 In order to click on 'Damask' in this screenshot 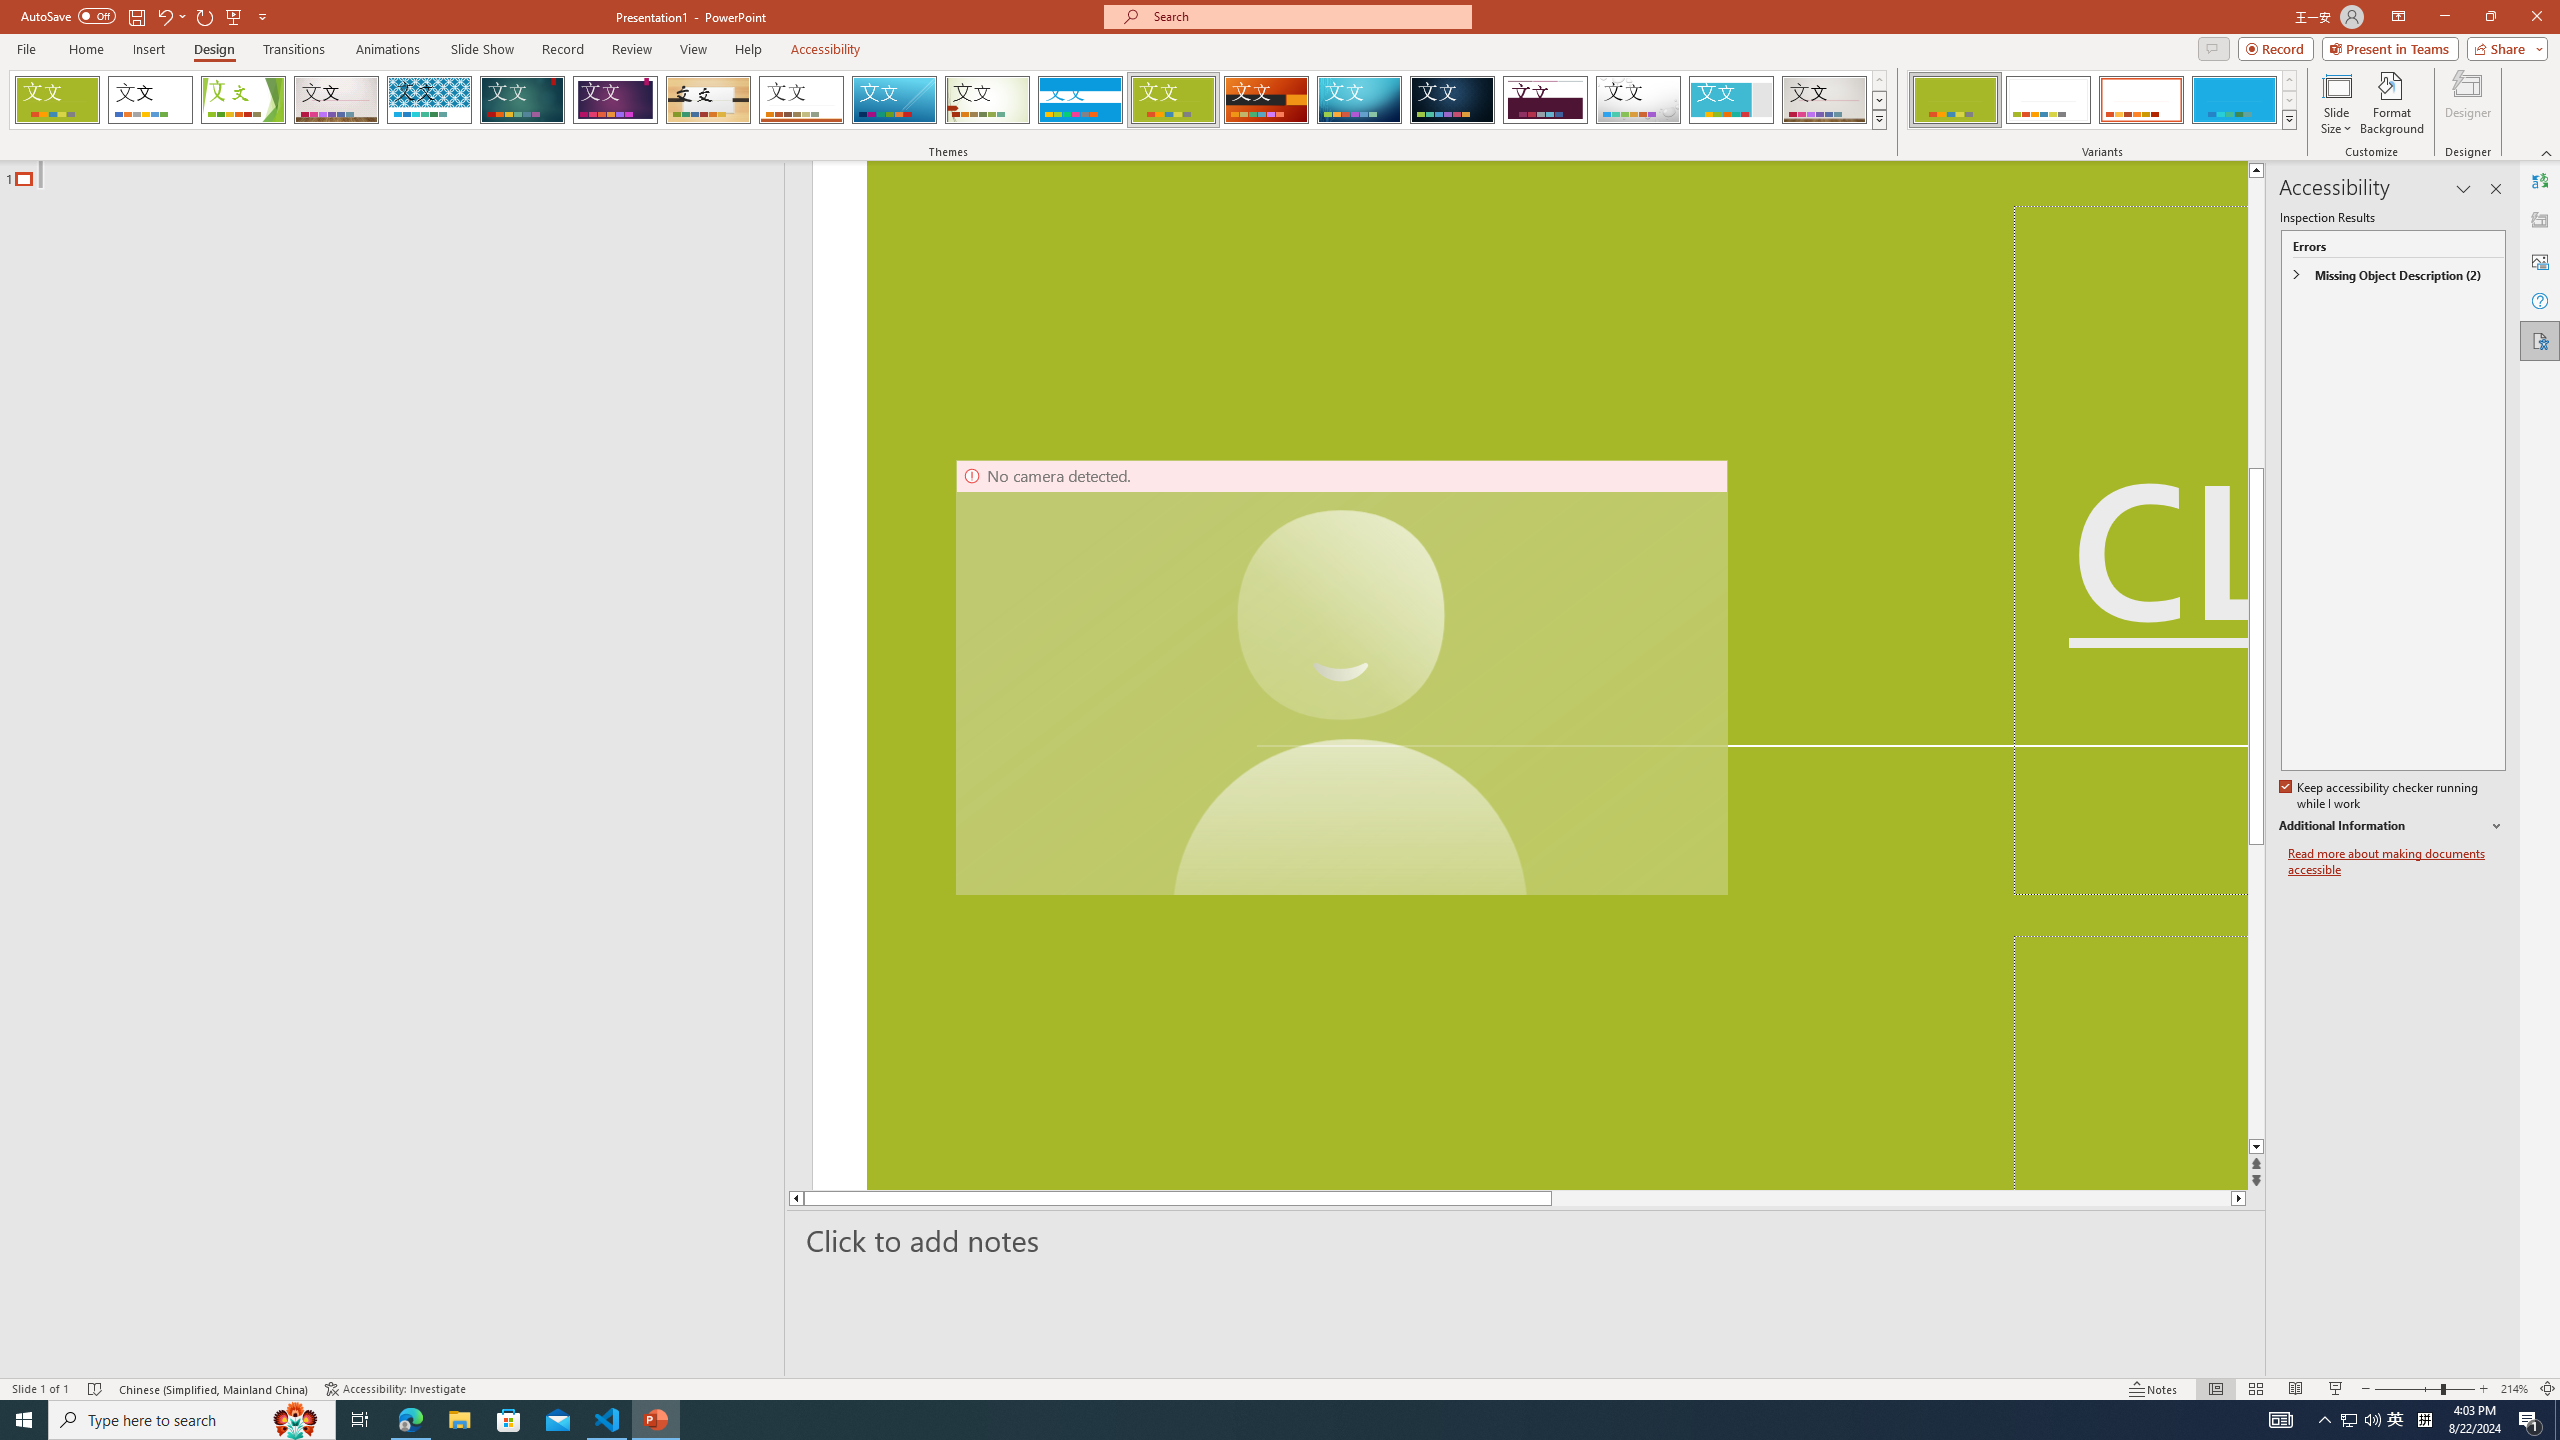, I will do `click(1451, 99)`.